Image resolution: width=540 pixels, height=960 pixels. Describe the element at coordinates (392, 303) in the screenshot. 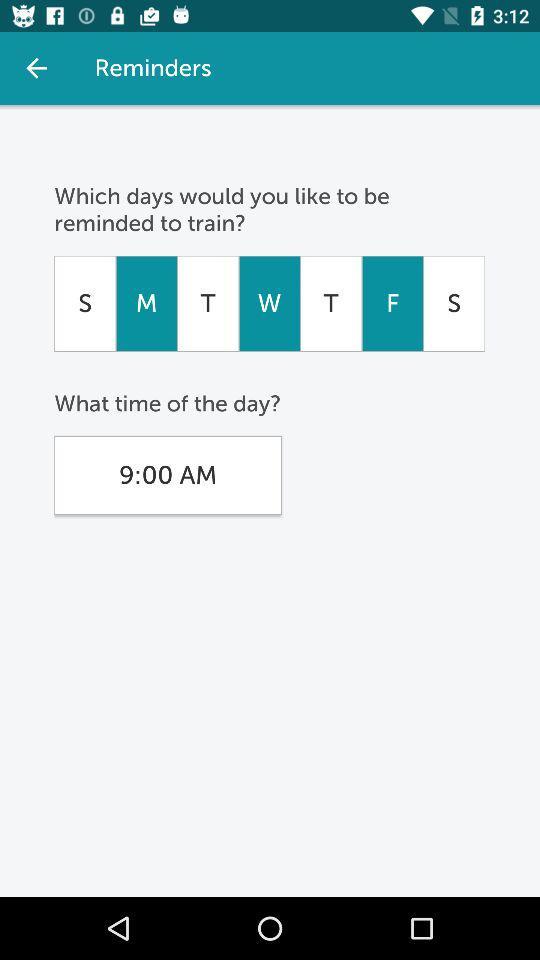

I see `item next to t` at that location.